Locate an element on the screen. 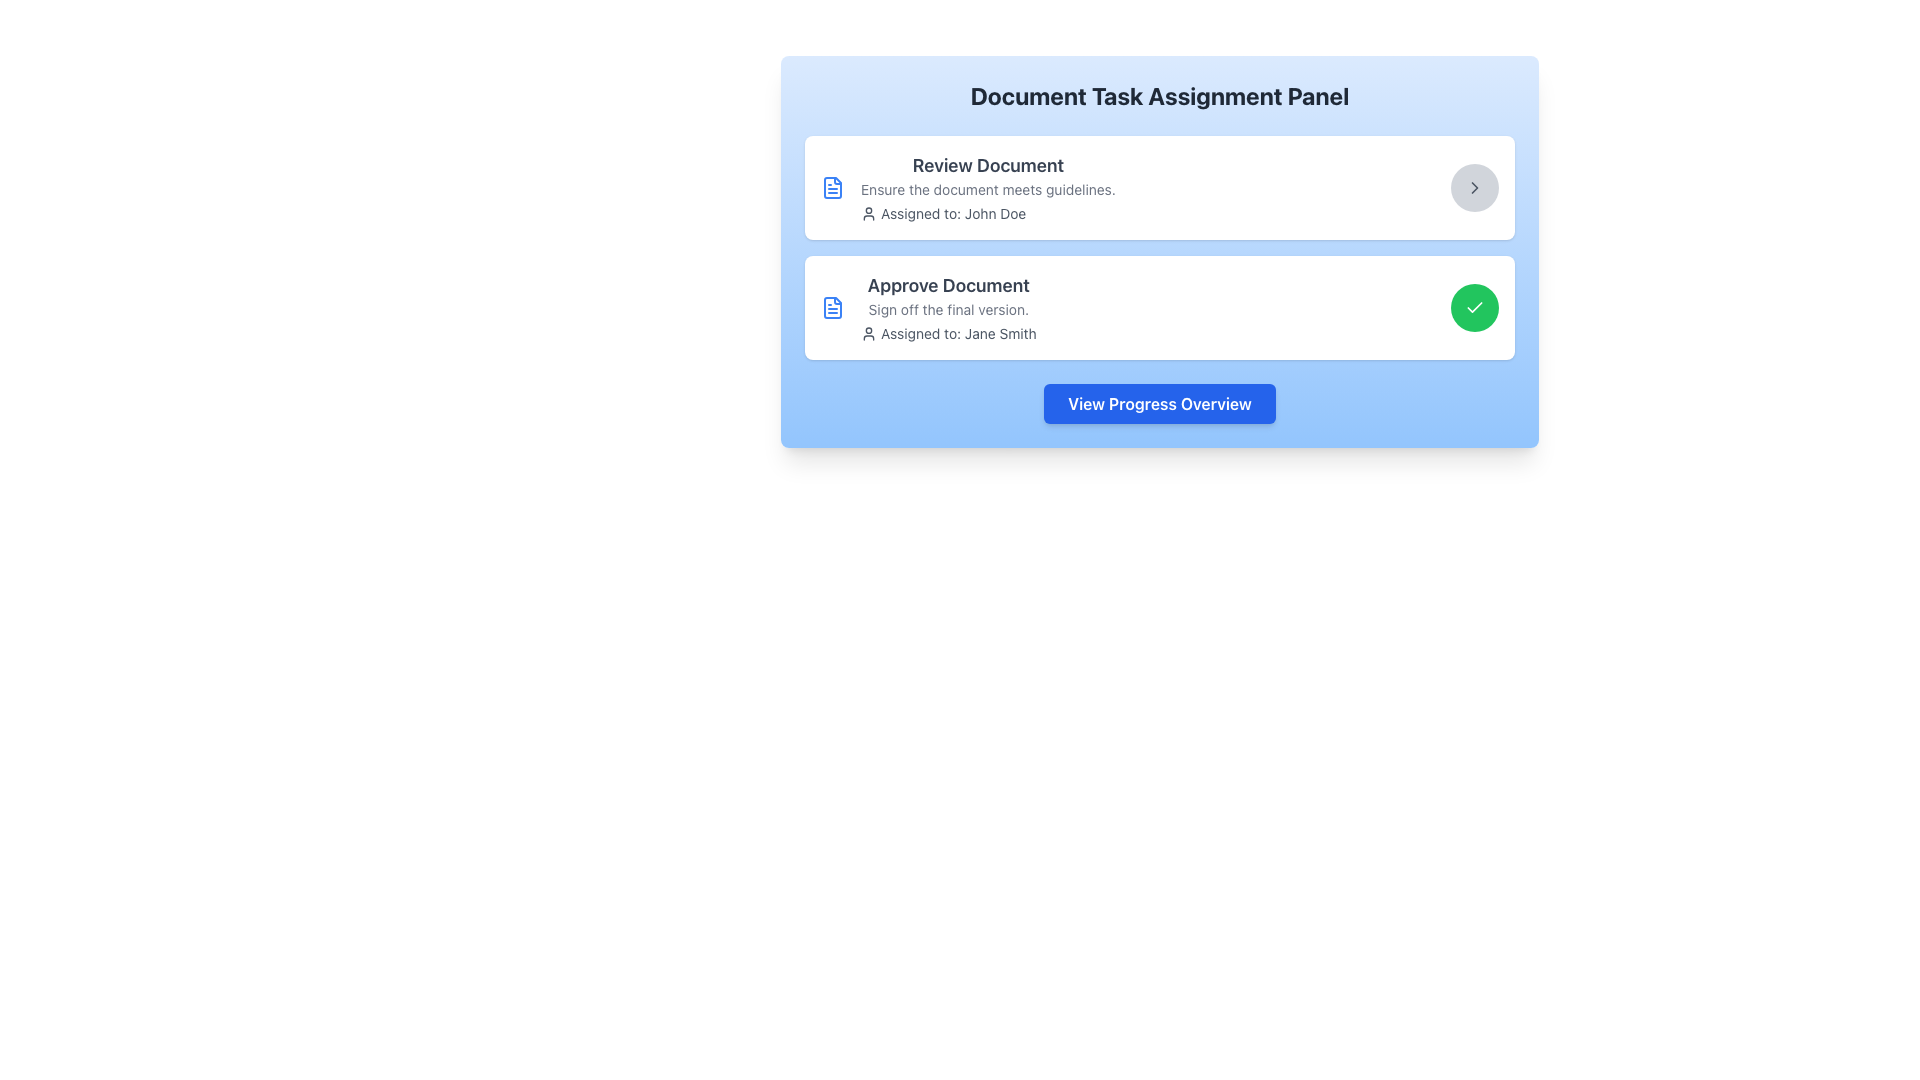 This screenshot has height=1080, width=1920. the circular green button with a white checkmark to approve the task, located adjacent to the 'Approve Document' text in the bottom card of the layout panel is located at coordinates (1474, 308).